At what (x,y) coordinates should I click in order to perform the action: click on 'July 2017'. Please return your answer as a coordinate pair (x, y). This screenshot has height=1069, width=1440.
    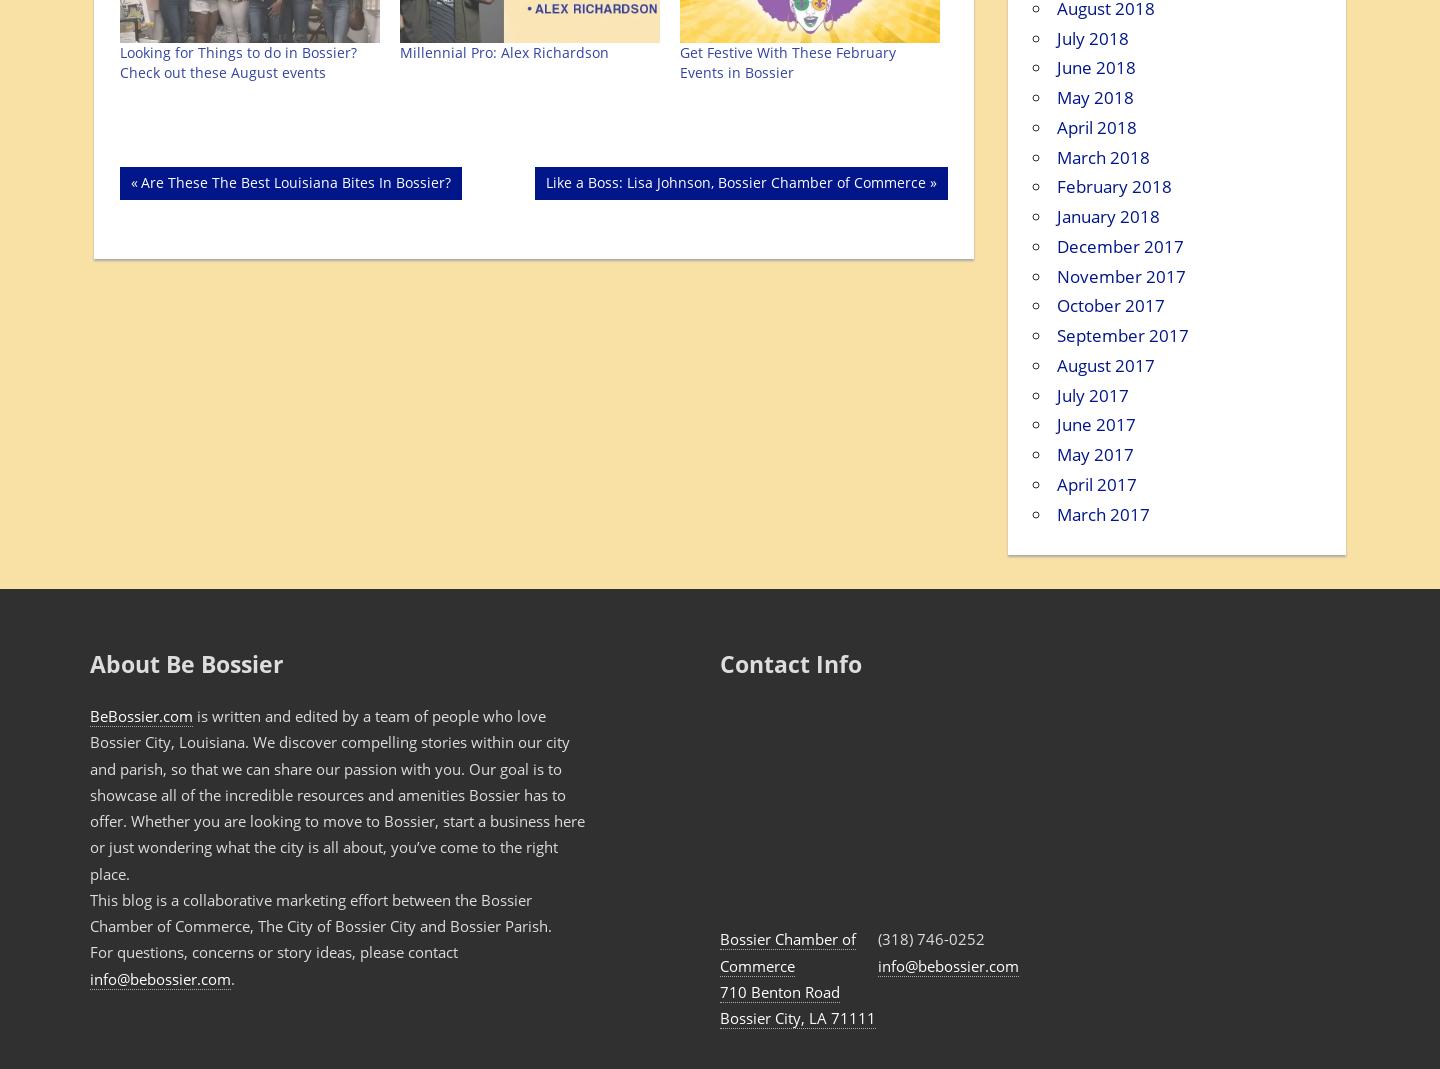
    Looking at the image, I should click on (1091, 394).